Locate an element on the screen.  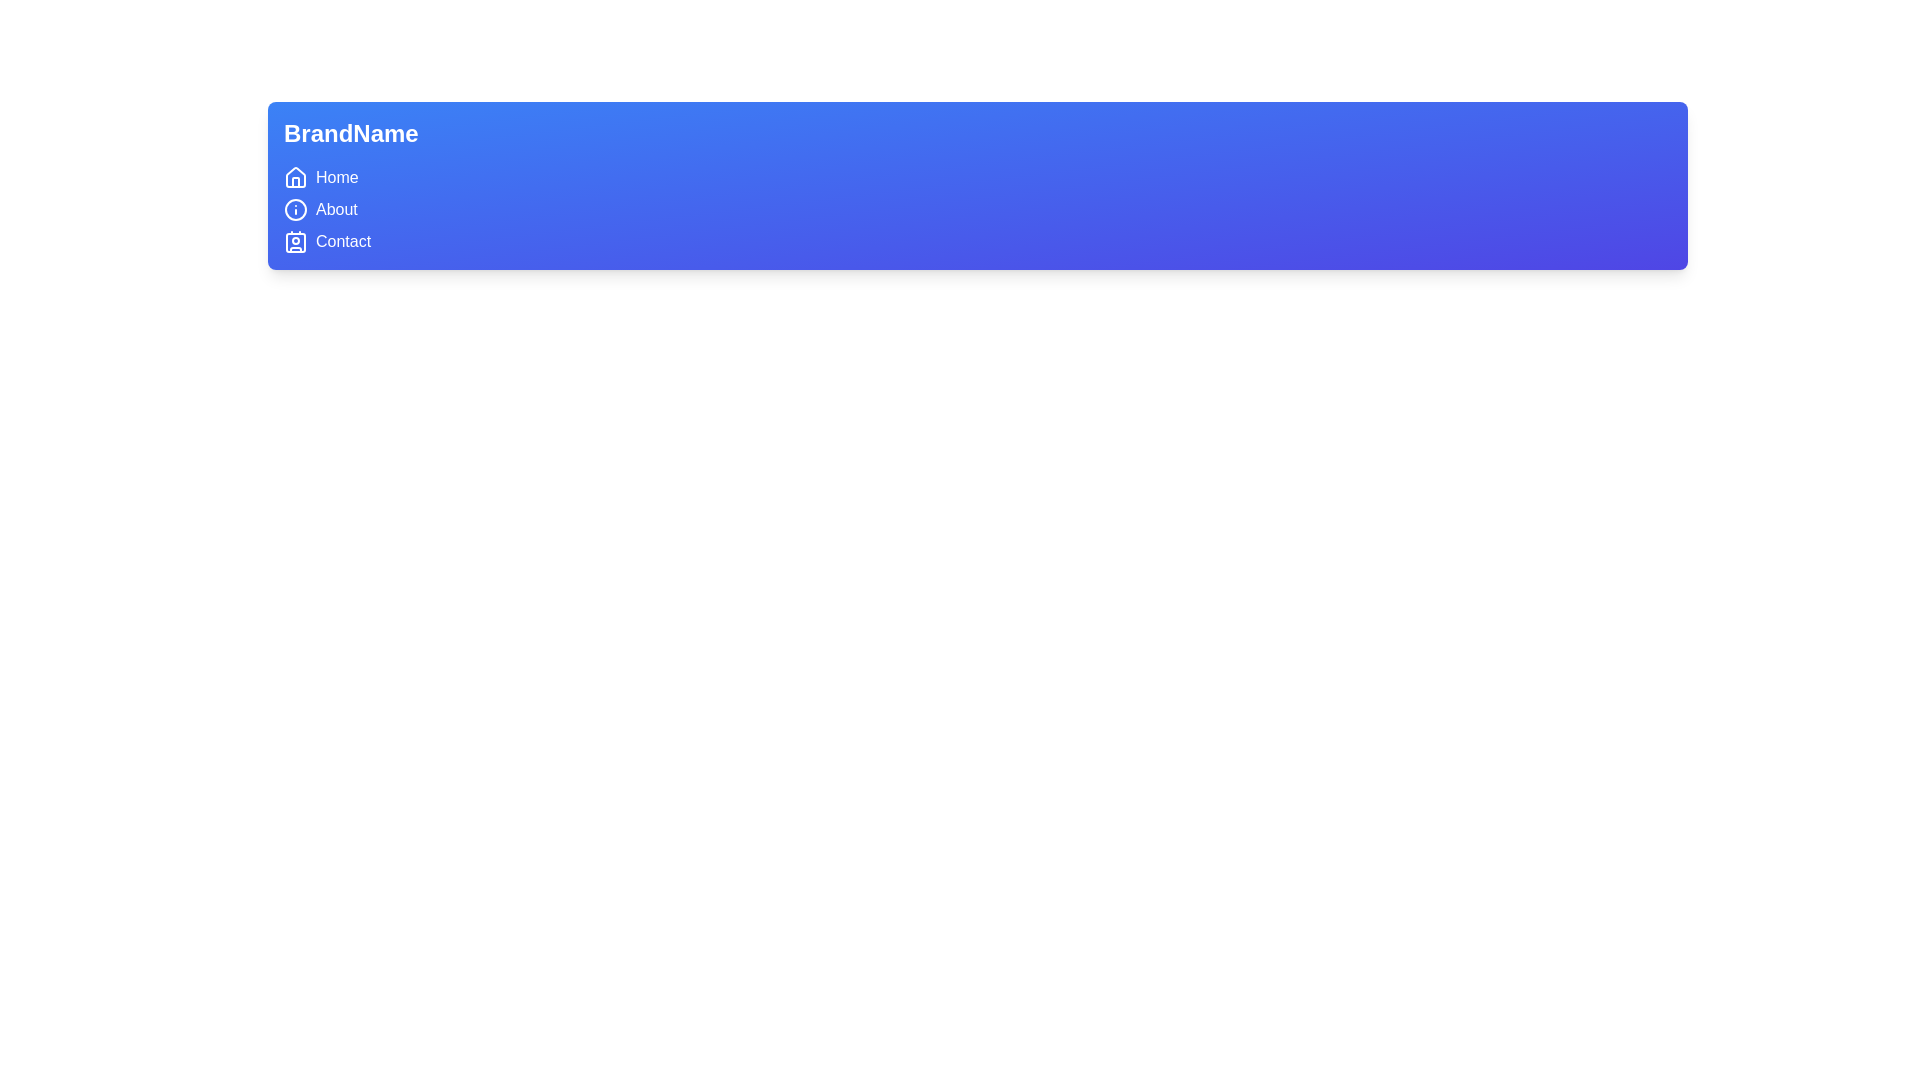
the blue house-shaped icon, which is the first icon in the vertical stack on the left side of the blue menu bar is located at coordinates (295, 176).